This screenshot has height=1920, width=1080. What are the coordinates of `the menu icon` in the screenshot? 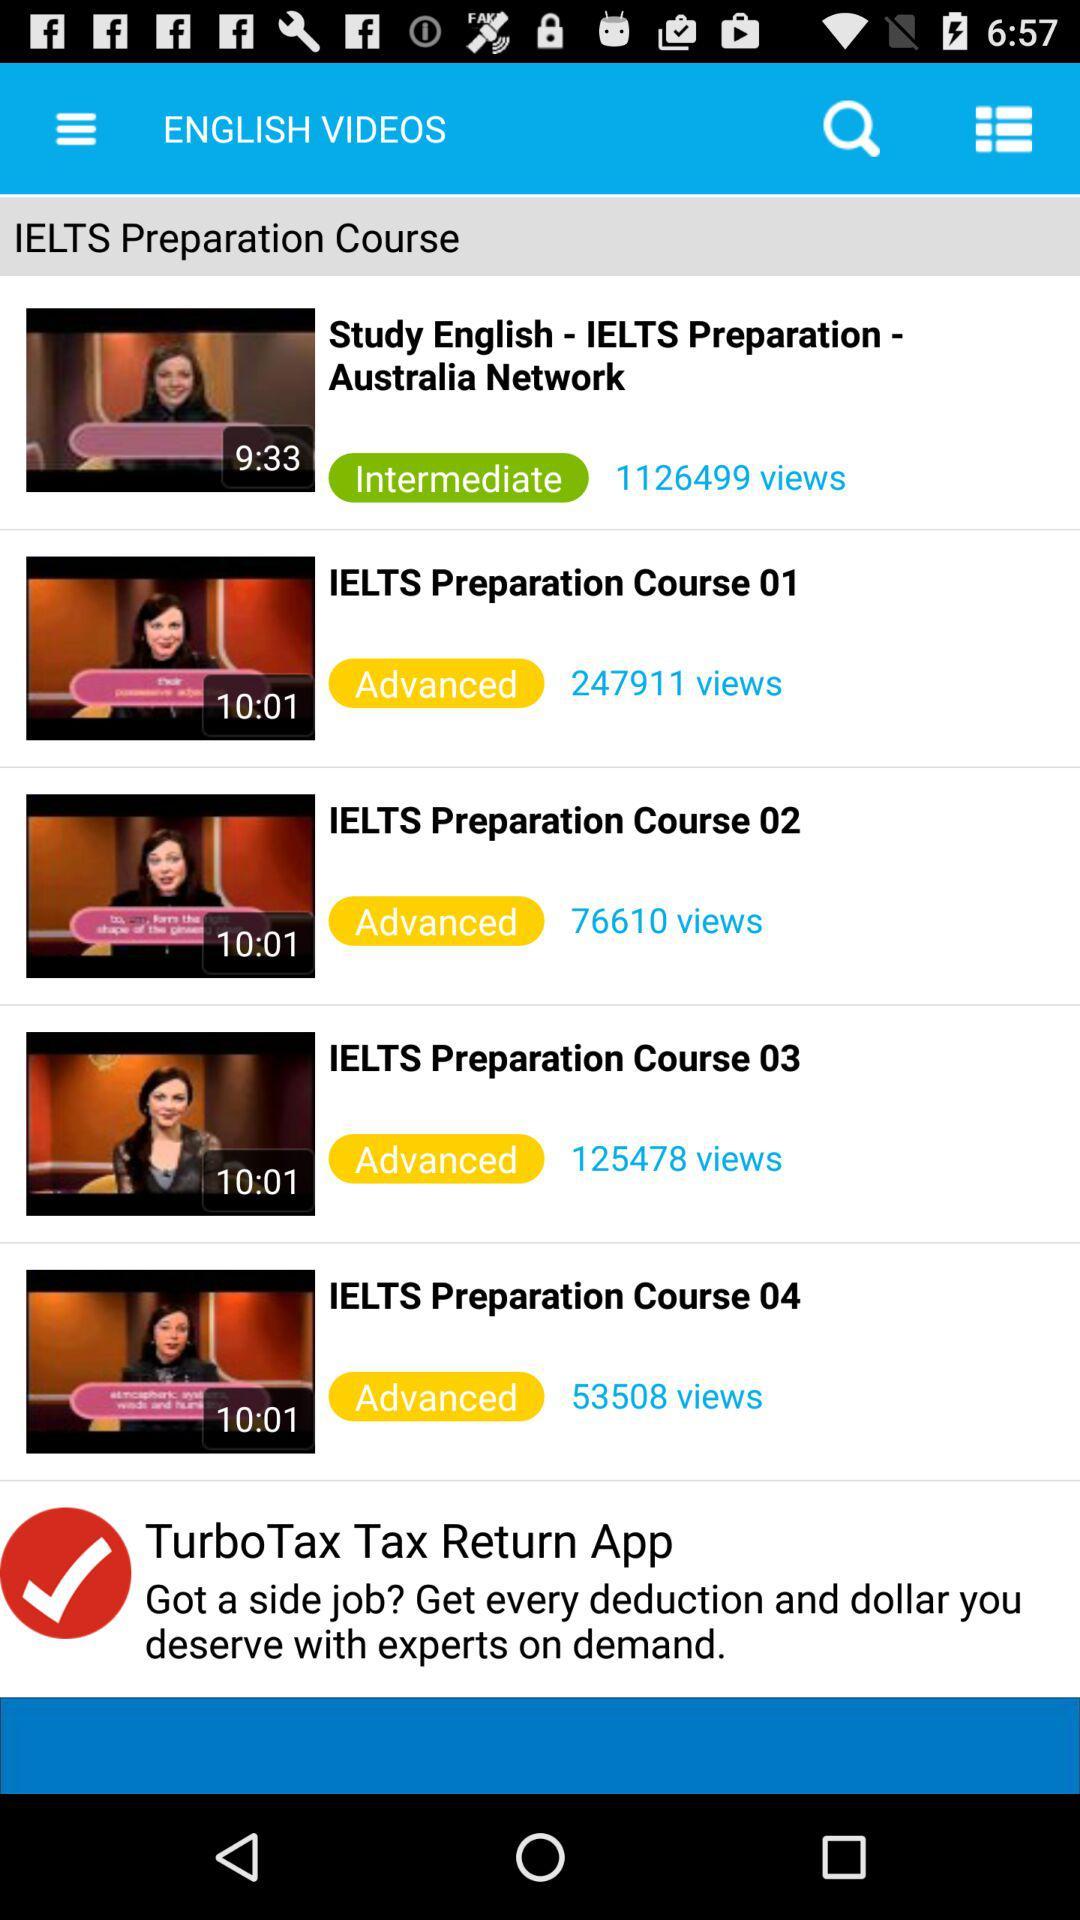 It's located at (75, 136).